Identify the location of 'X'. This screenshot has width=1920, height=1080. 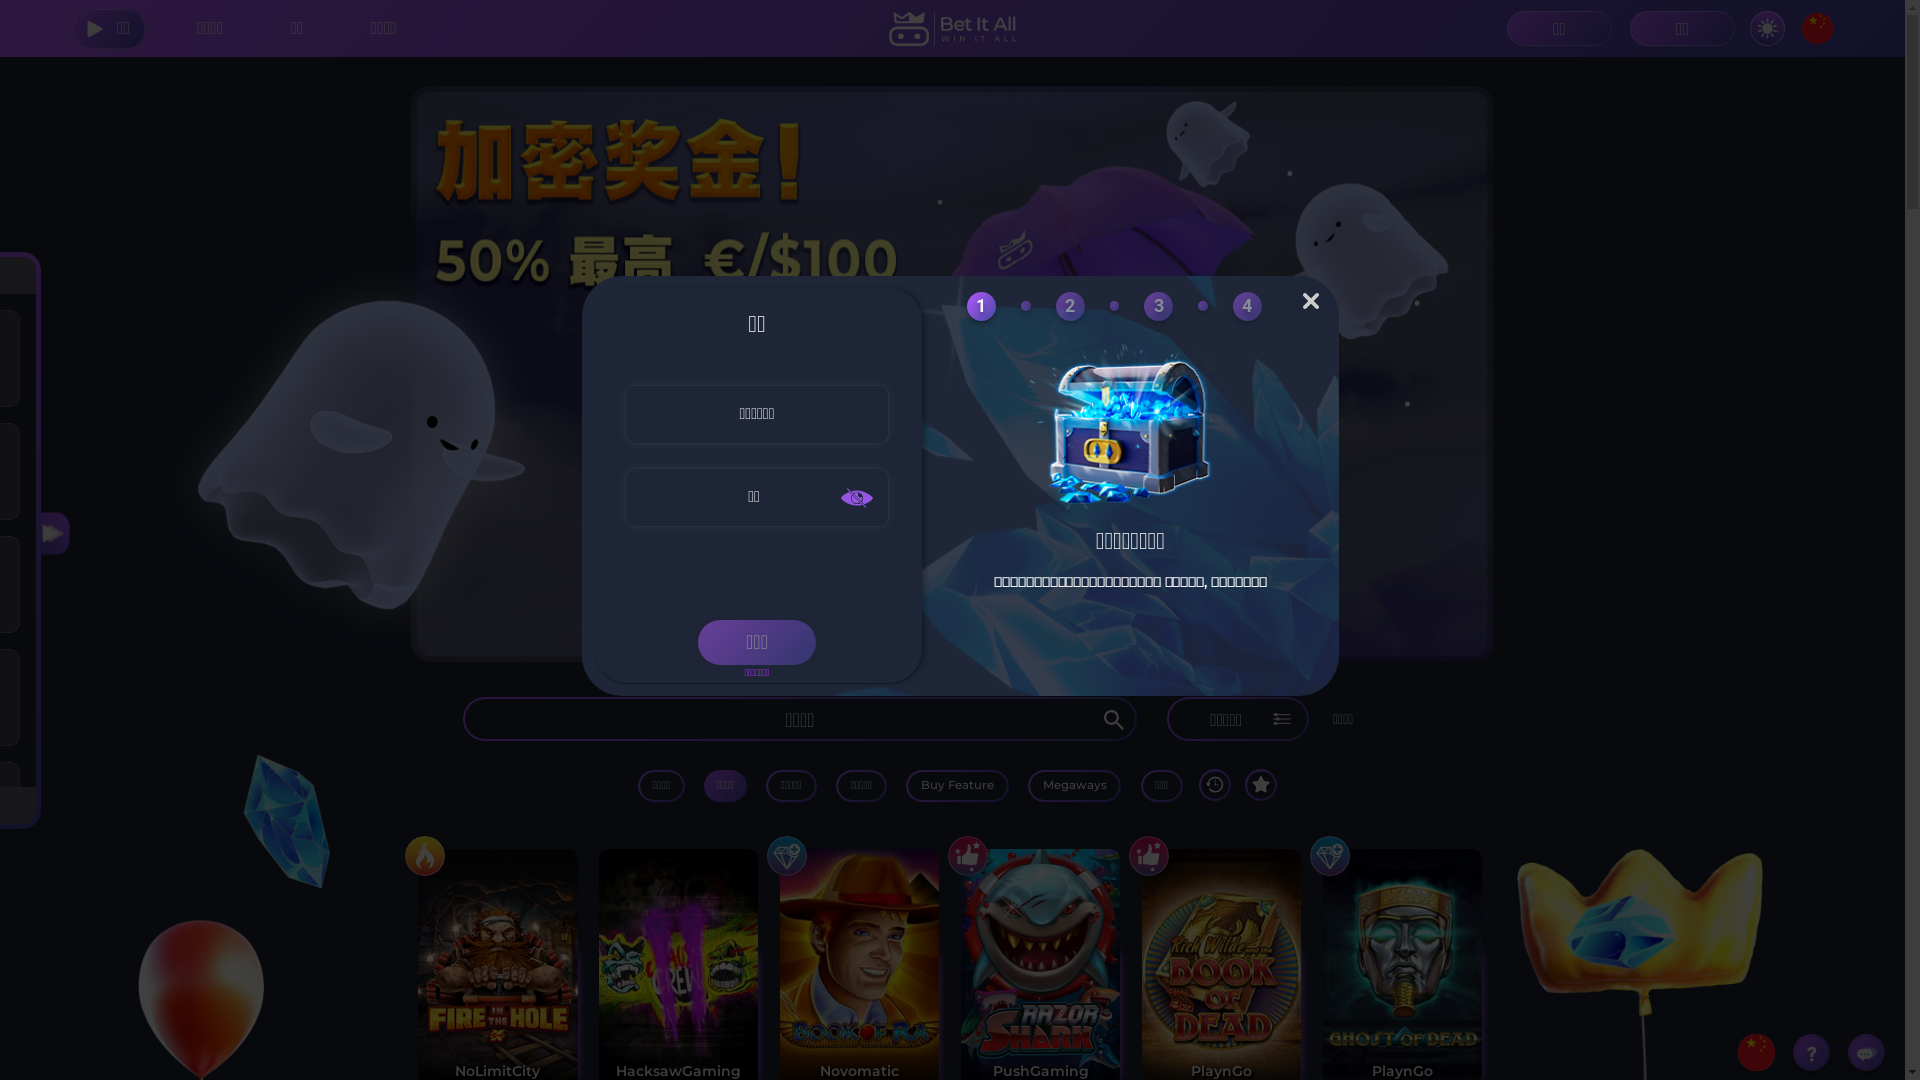
(1302, 300).